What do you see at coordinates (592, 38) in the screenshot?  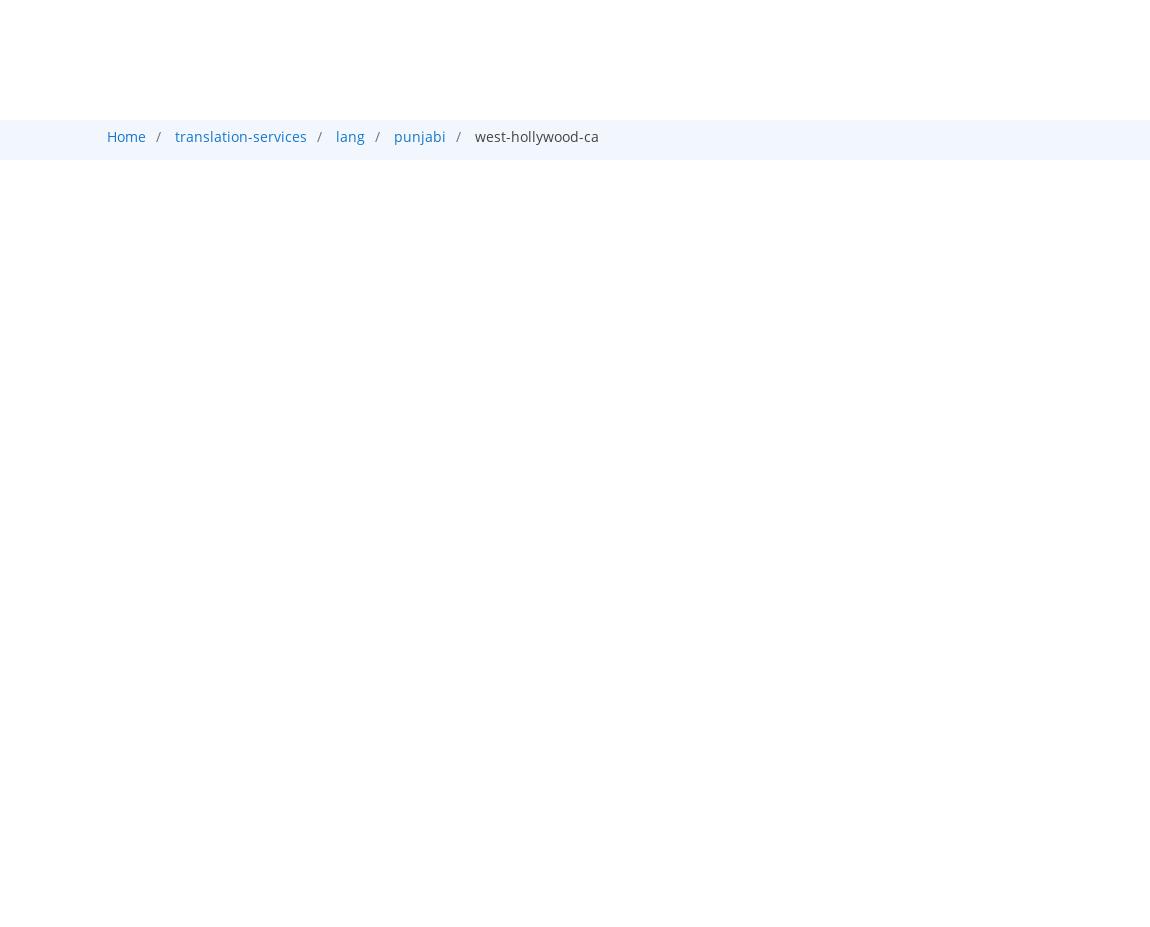 I see `'Services'` at bounding box center [592, 38].